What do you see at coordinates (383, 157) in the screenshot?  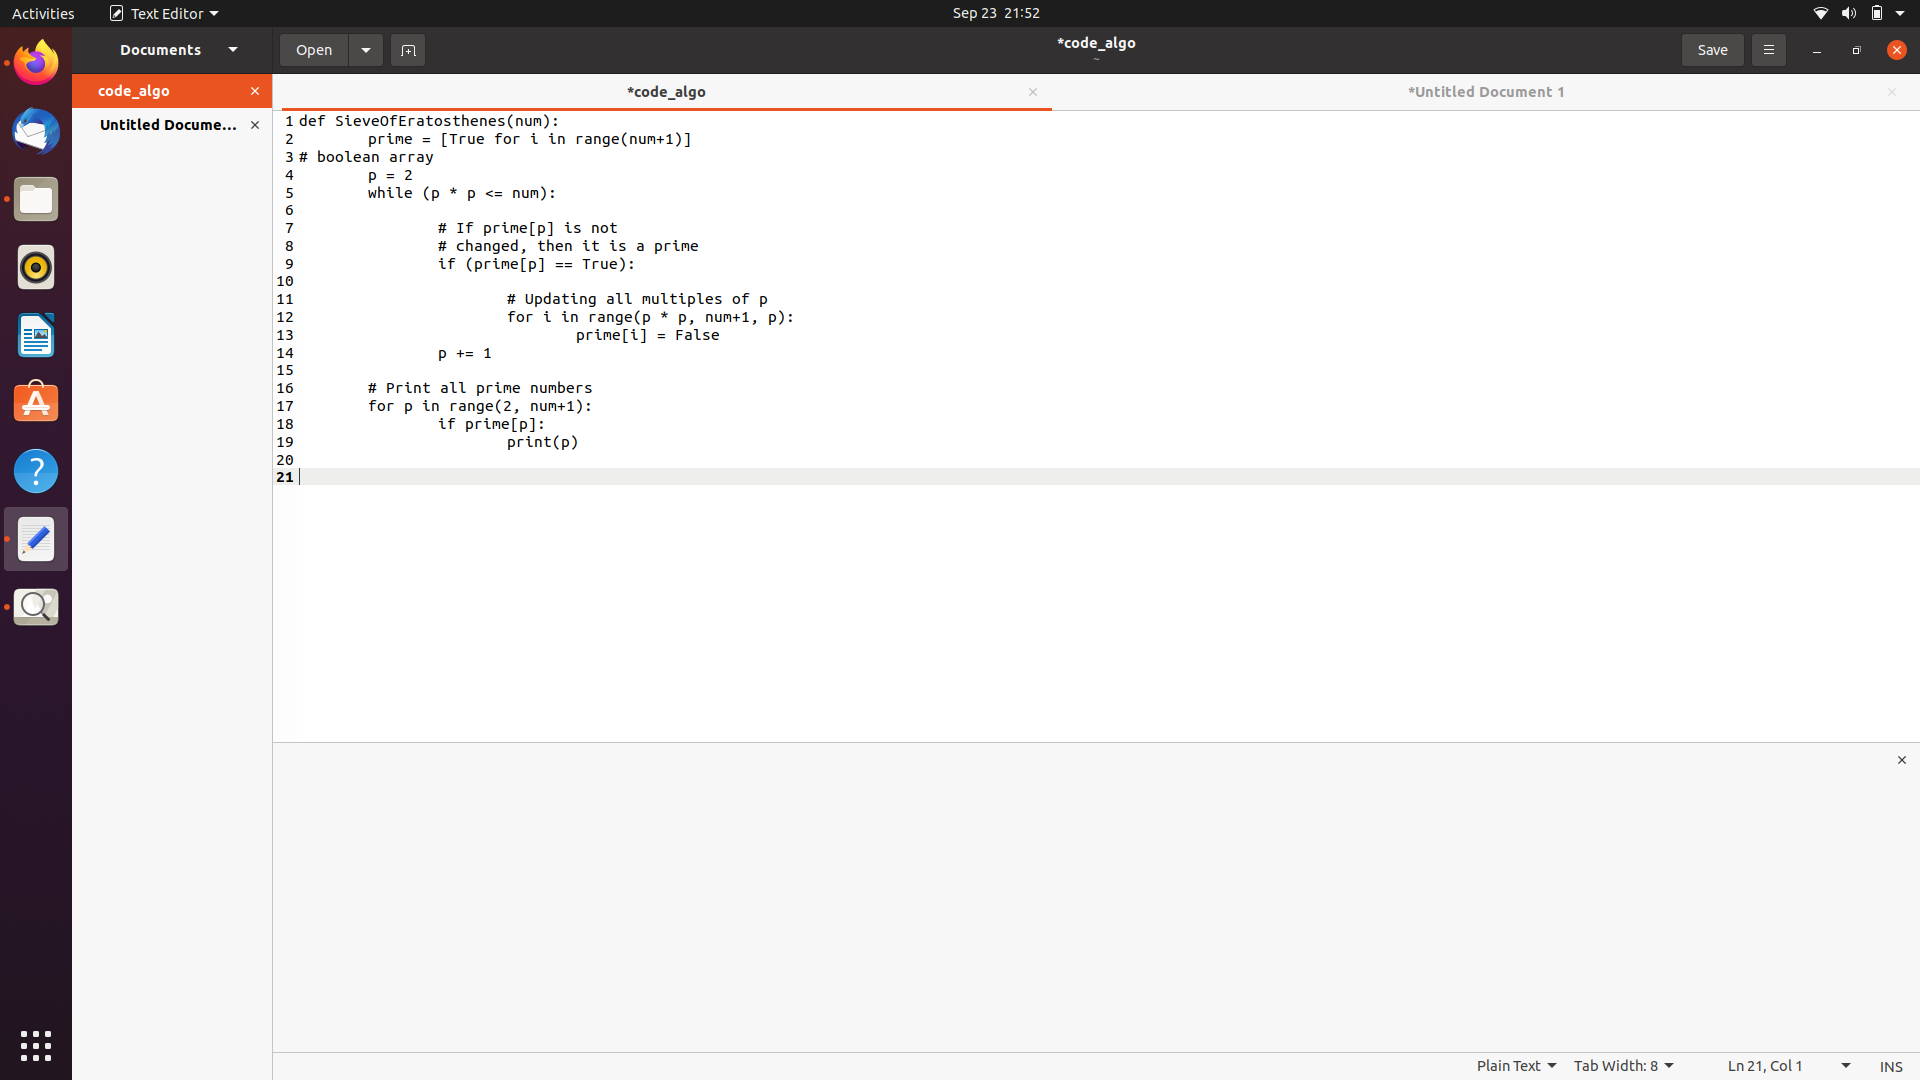 I see `Copy the contents of code_algo document to paste in untitled document using hotkeys Ctrl+A for select All, Ctrl+C for copy and Ctrl+V for paste` at bounding box center [383, 157].